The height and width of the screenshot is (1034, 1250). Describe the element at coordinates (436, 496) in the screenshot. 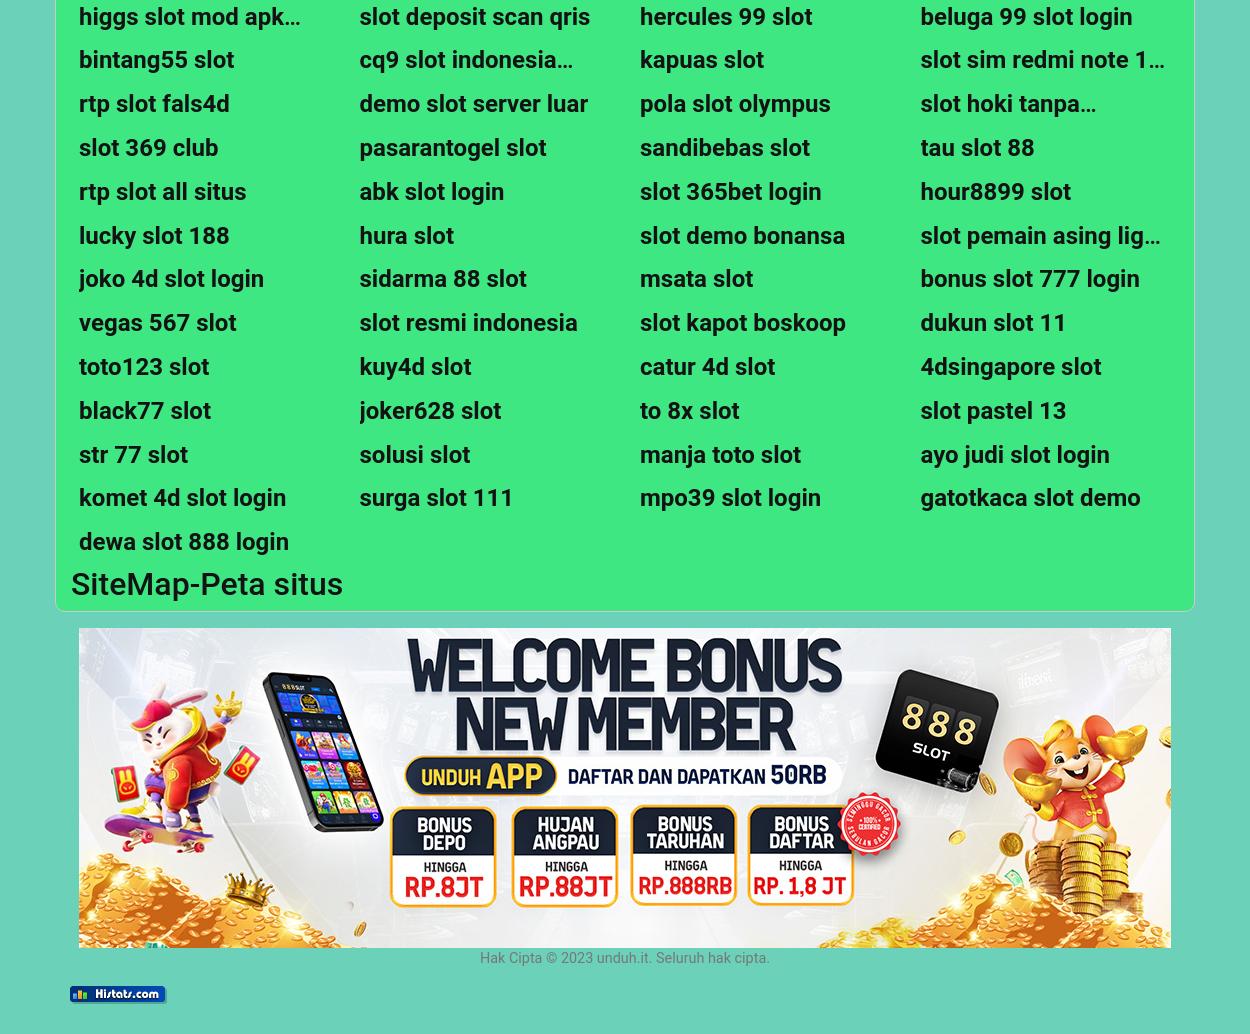

I see `'surga slot 111'` at that location.